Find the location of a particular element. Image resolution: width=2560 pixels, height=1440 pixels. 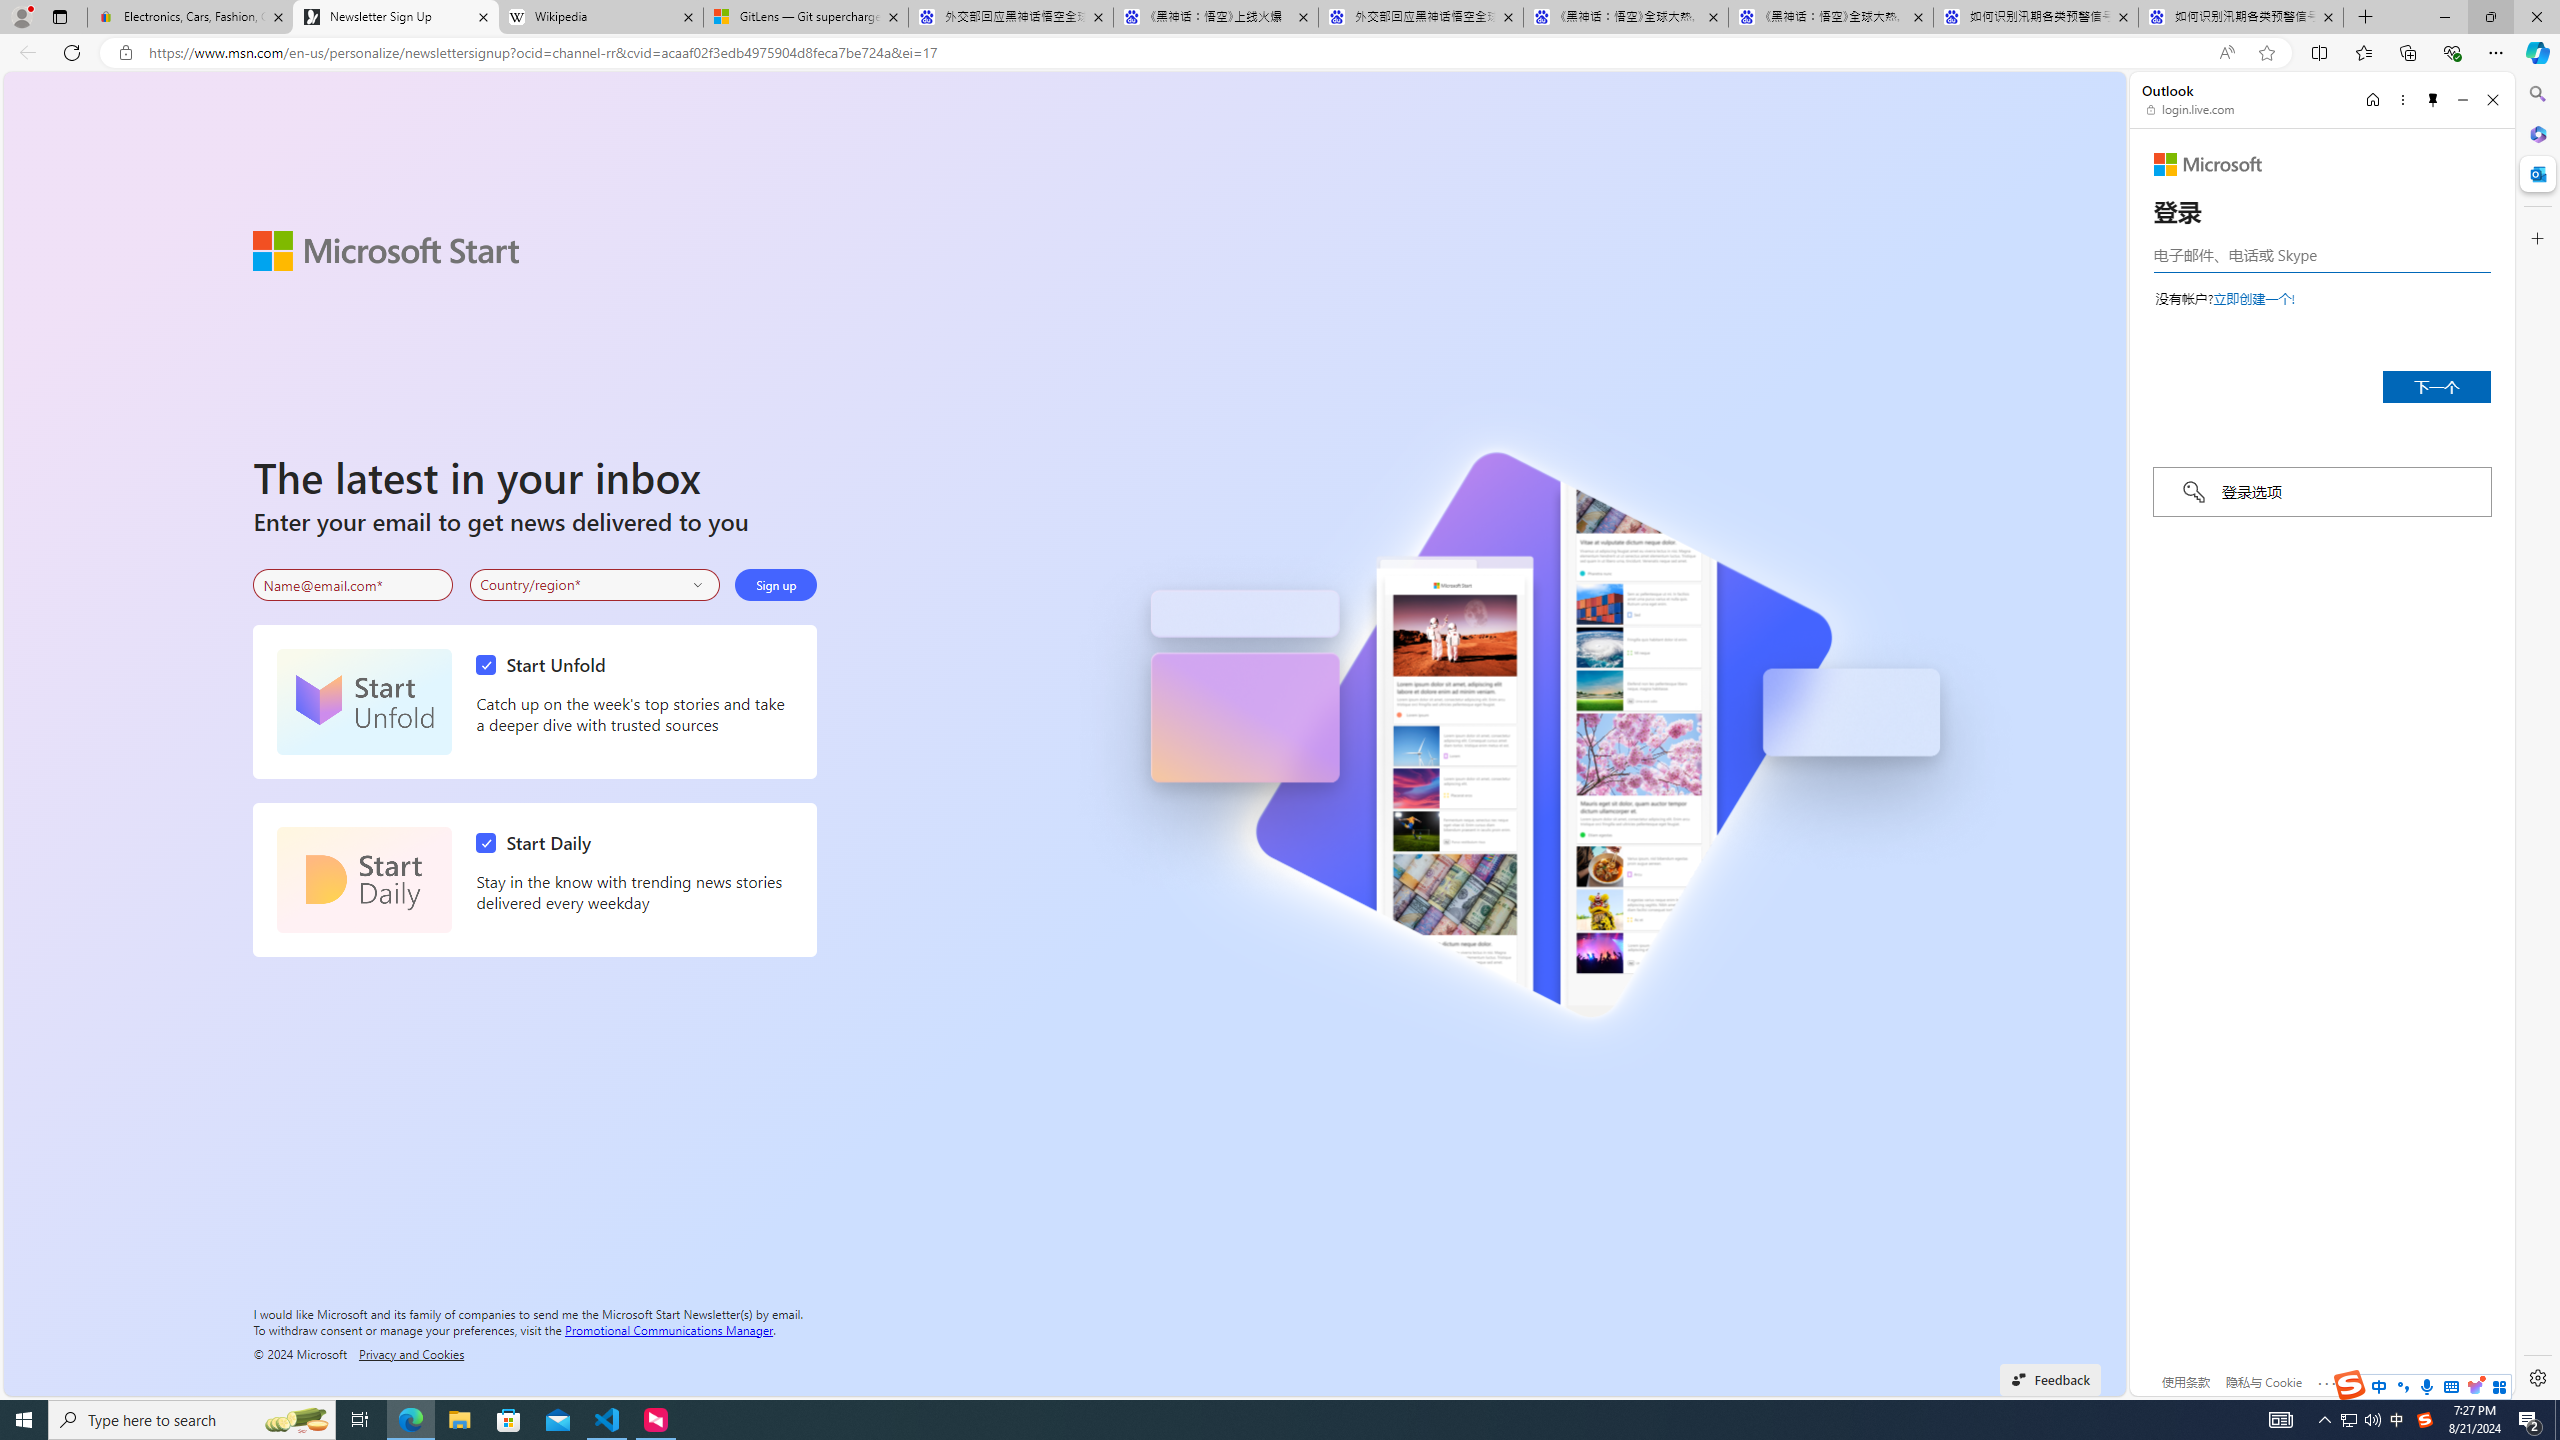

'Promotional Communications Manager' is located at coordinates (668, 1328).